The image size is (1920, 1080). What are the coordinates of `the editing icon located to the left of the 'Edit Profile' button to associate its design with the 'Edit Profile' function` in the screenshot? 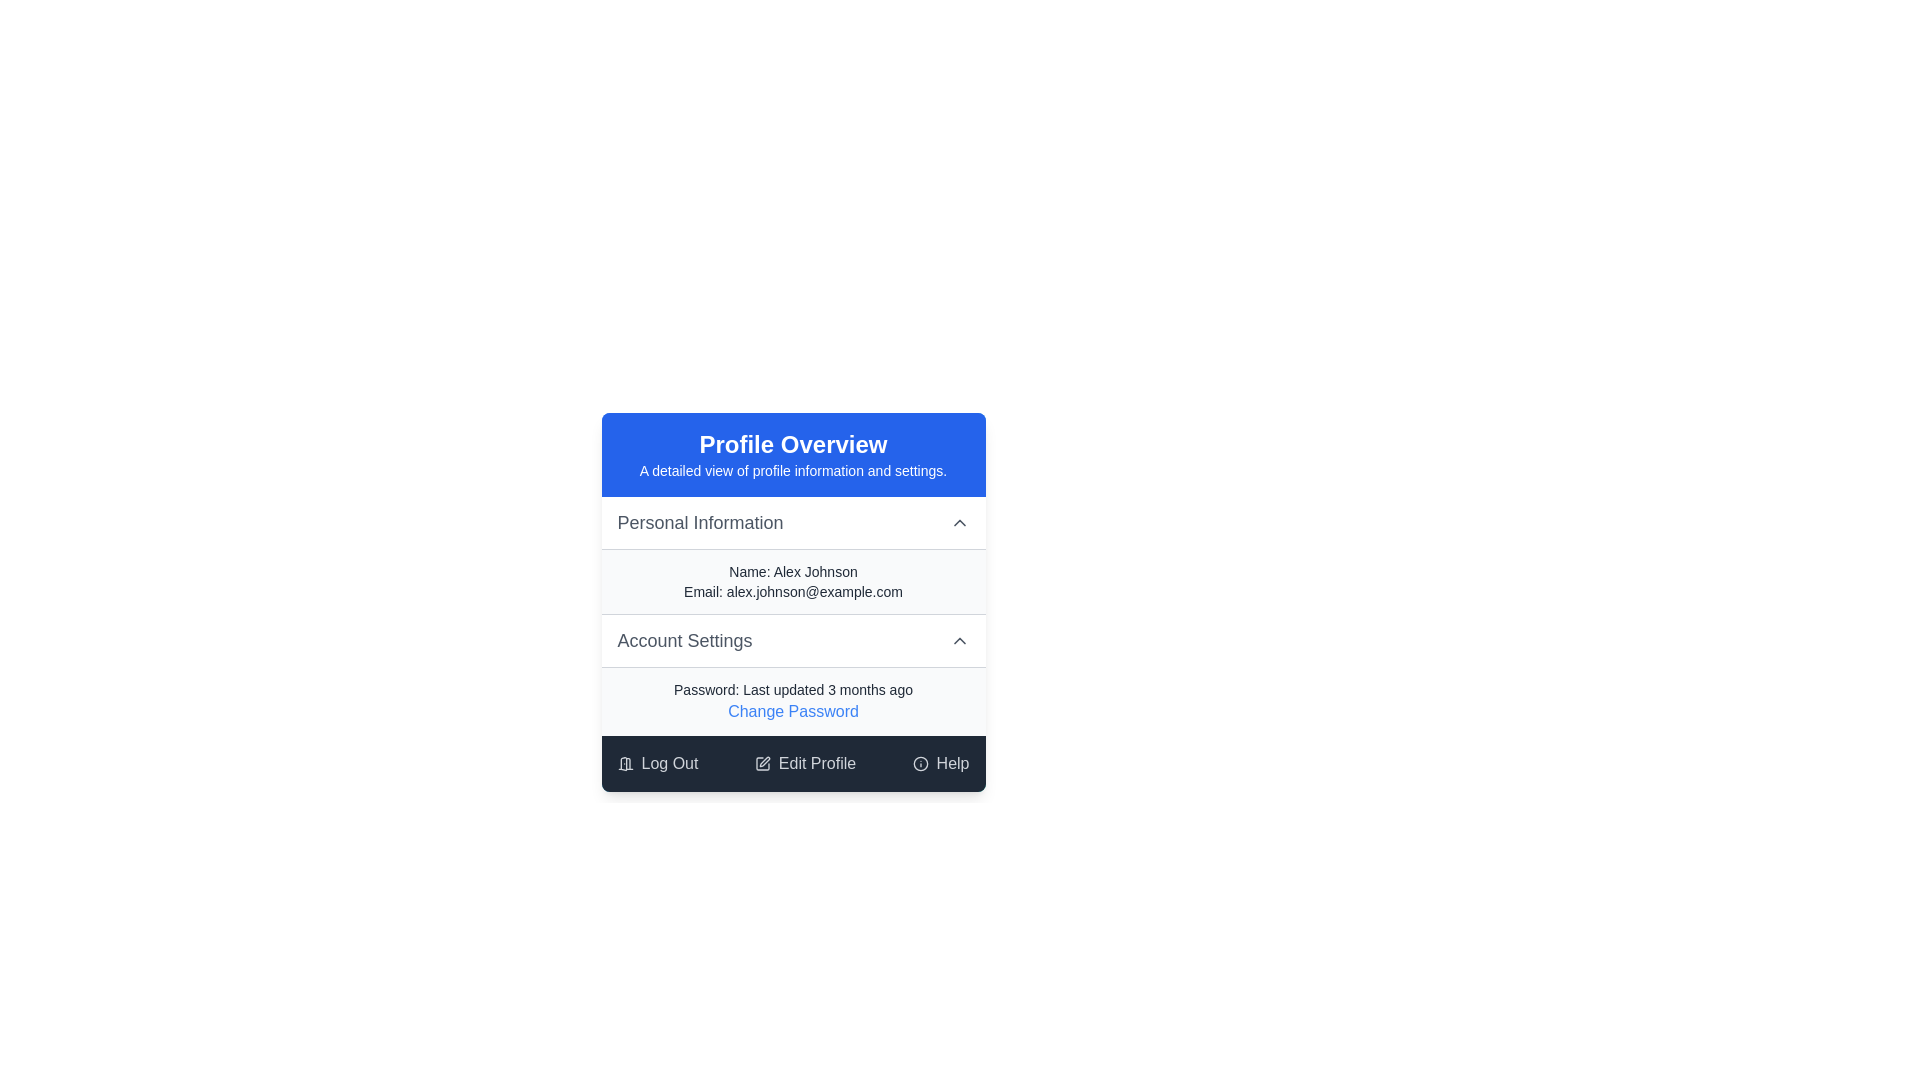 It's located at (761, 763).